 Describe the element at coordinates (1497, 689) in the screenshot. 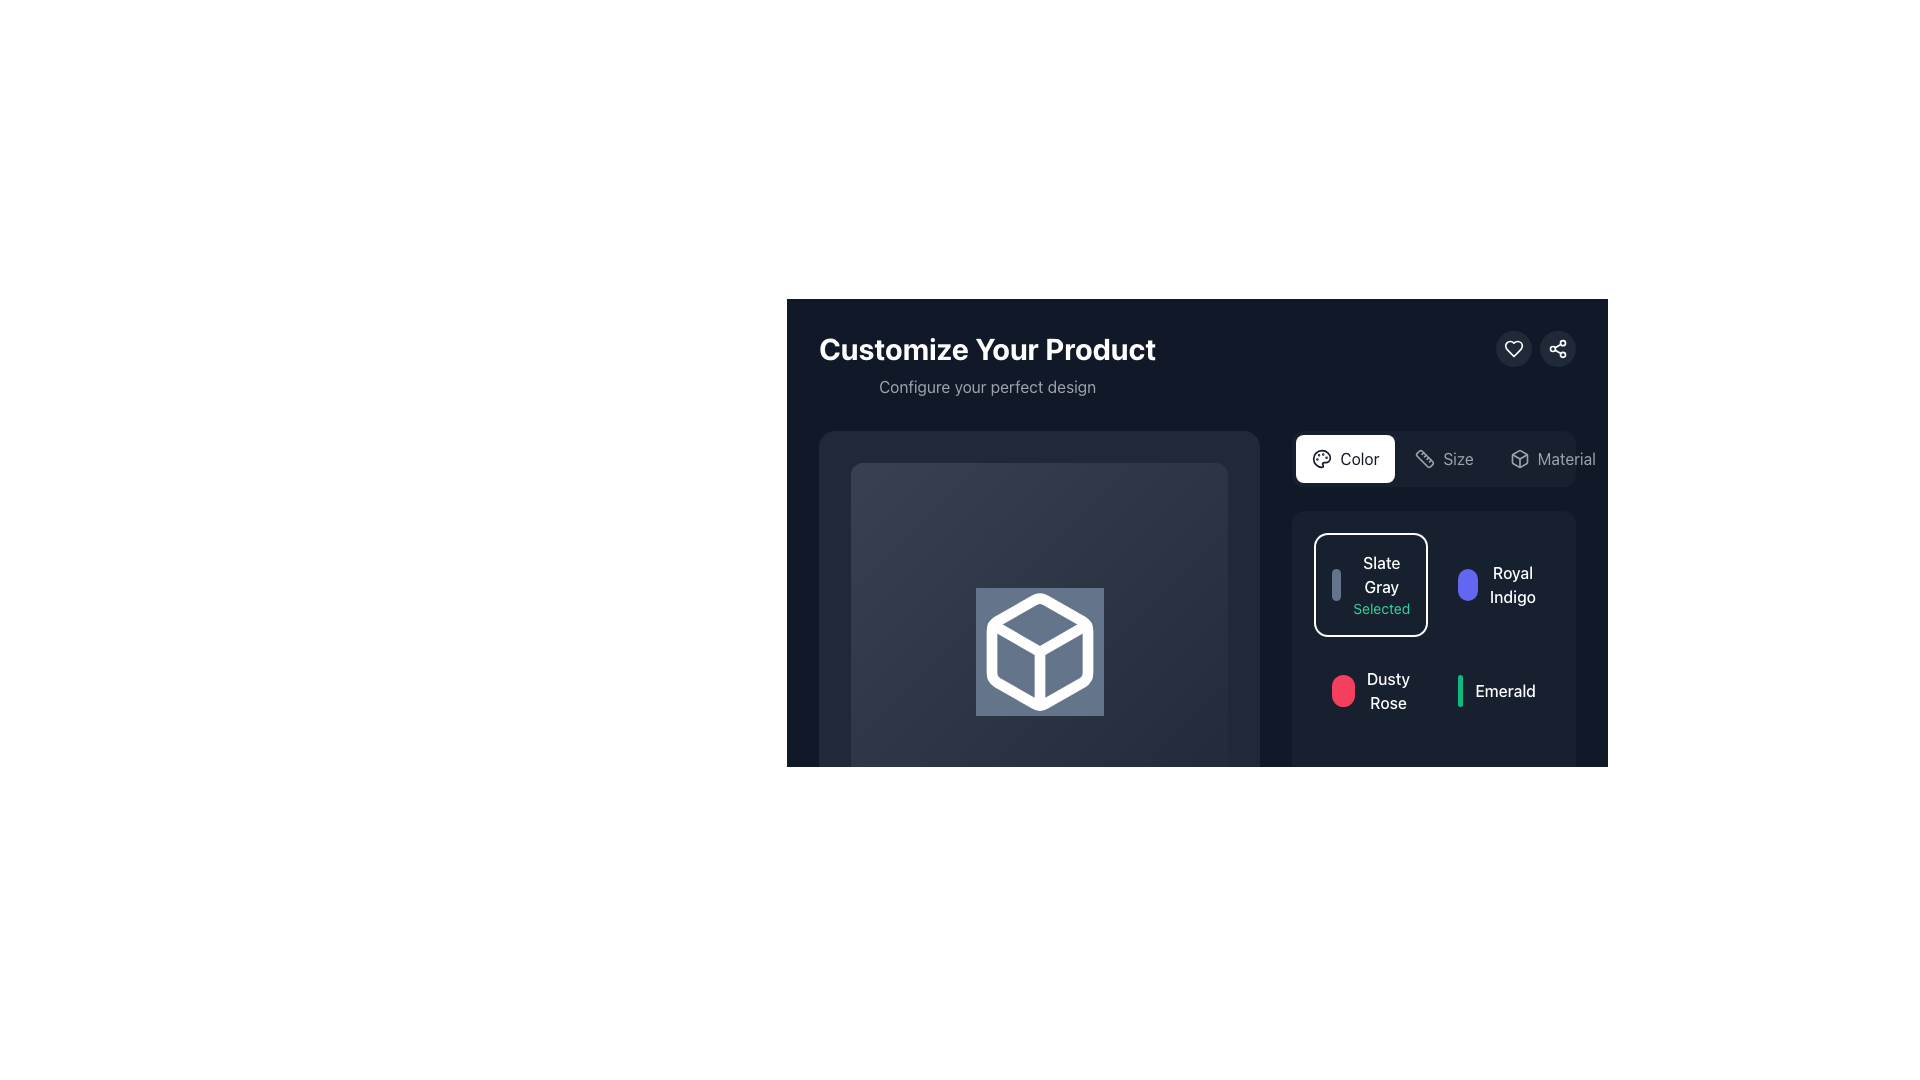

I see `the 'Emerald' selectable color option located in the right-hand panel, positioned below 'Slate Gray Selected' and above 'Dusty Rose'` at that location.